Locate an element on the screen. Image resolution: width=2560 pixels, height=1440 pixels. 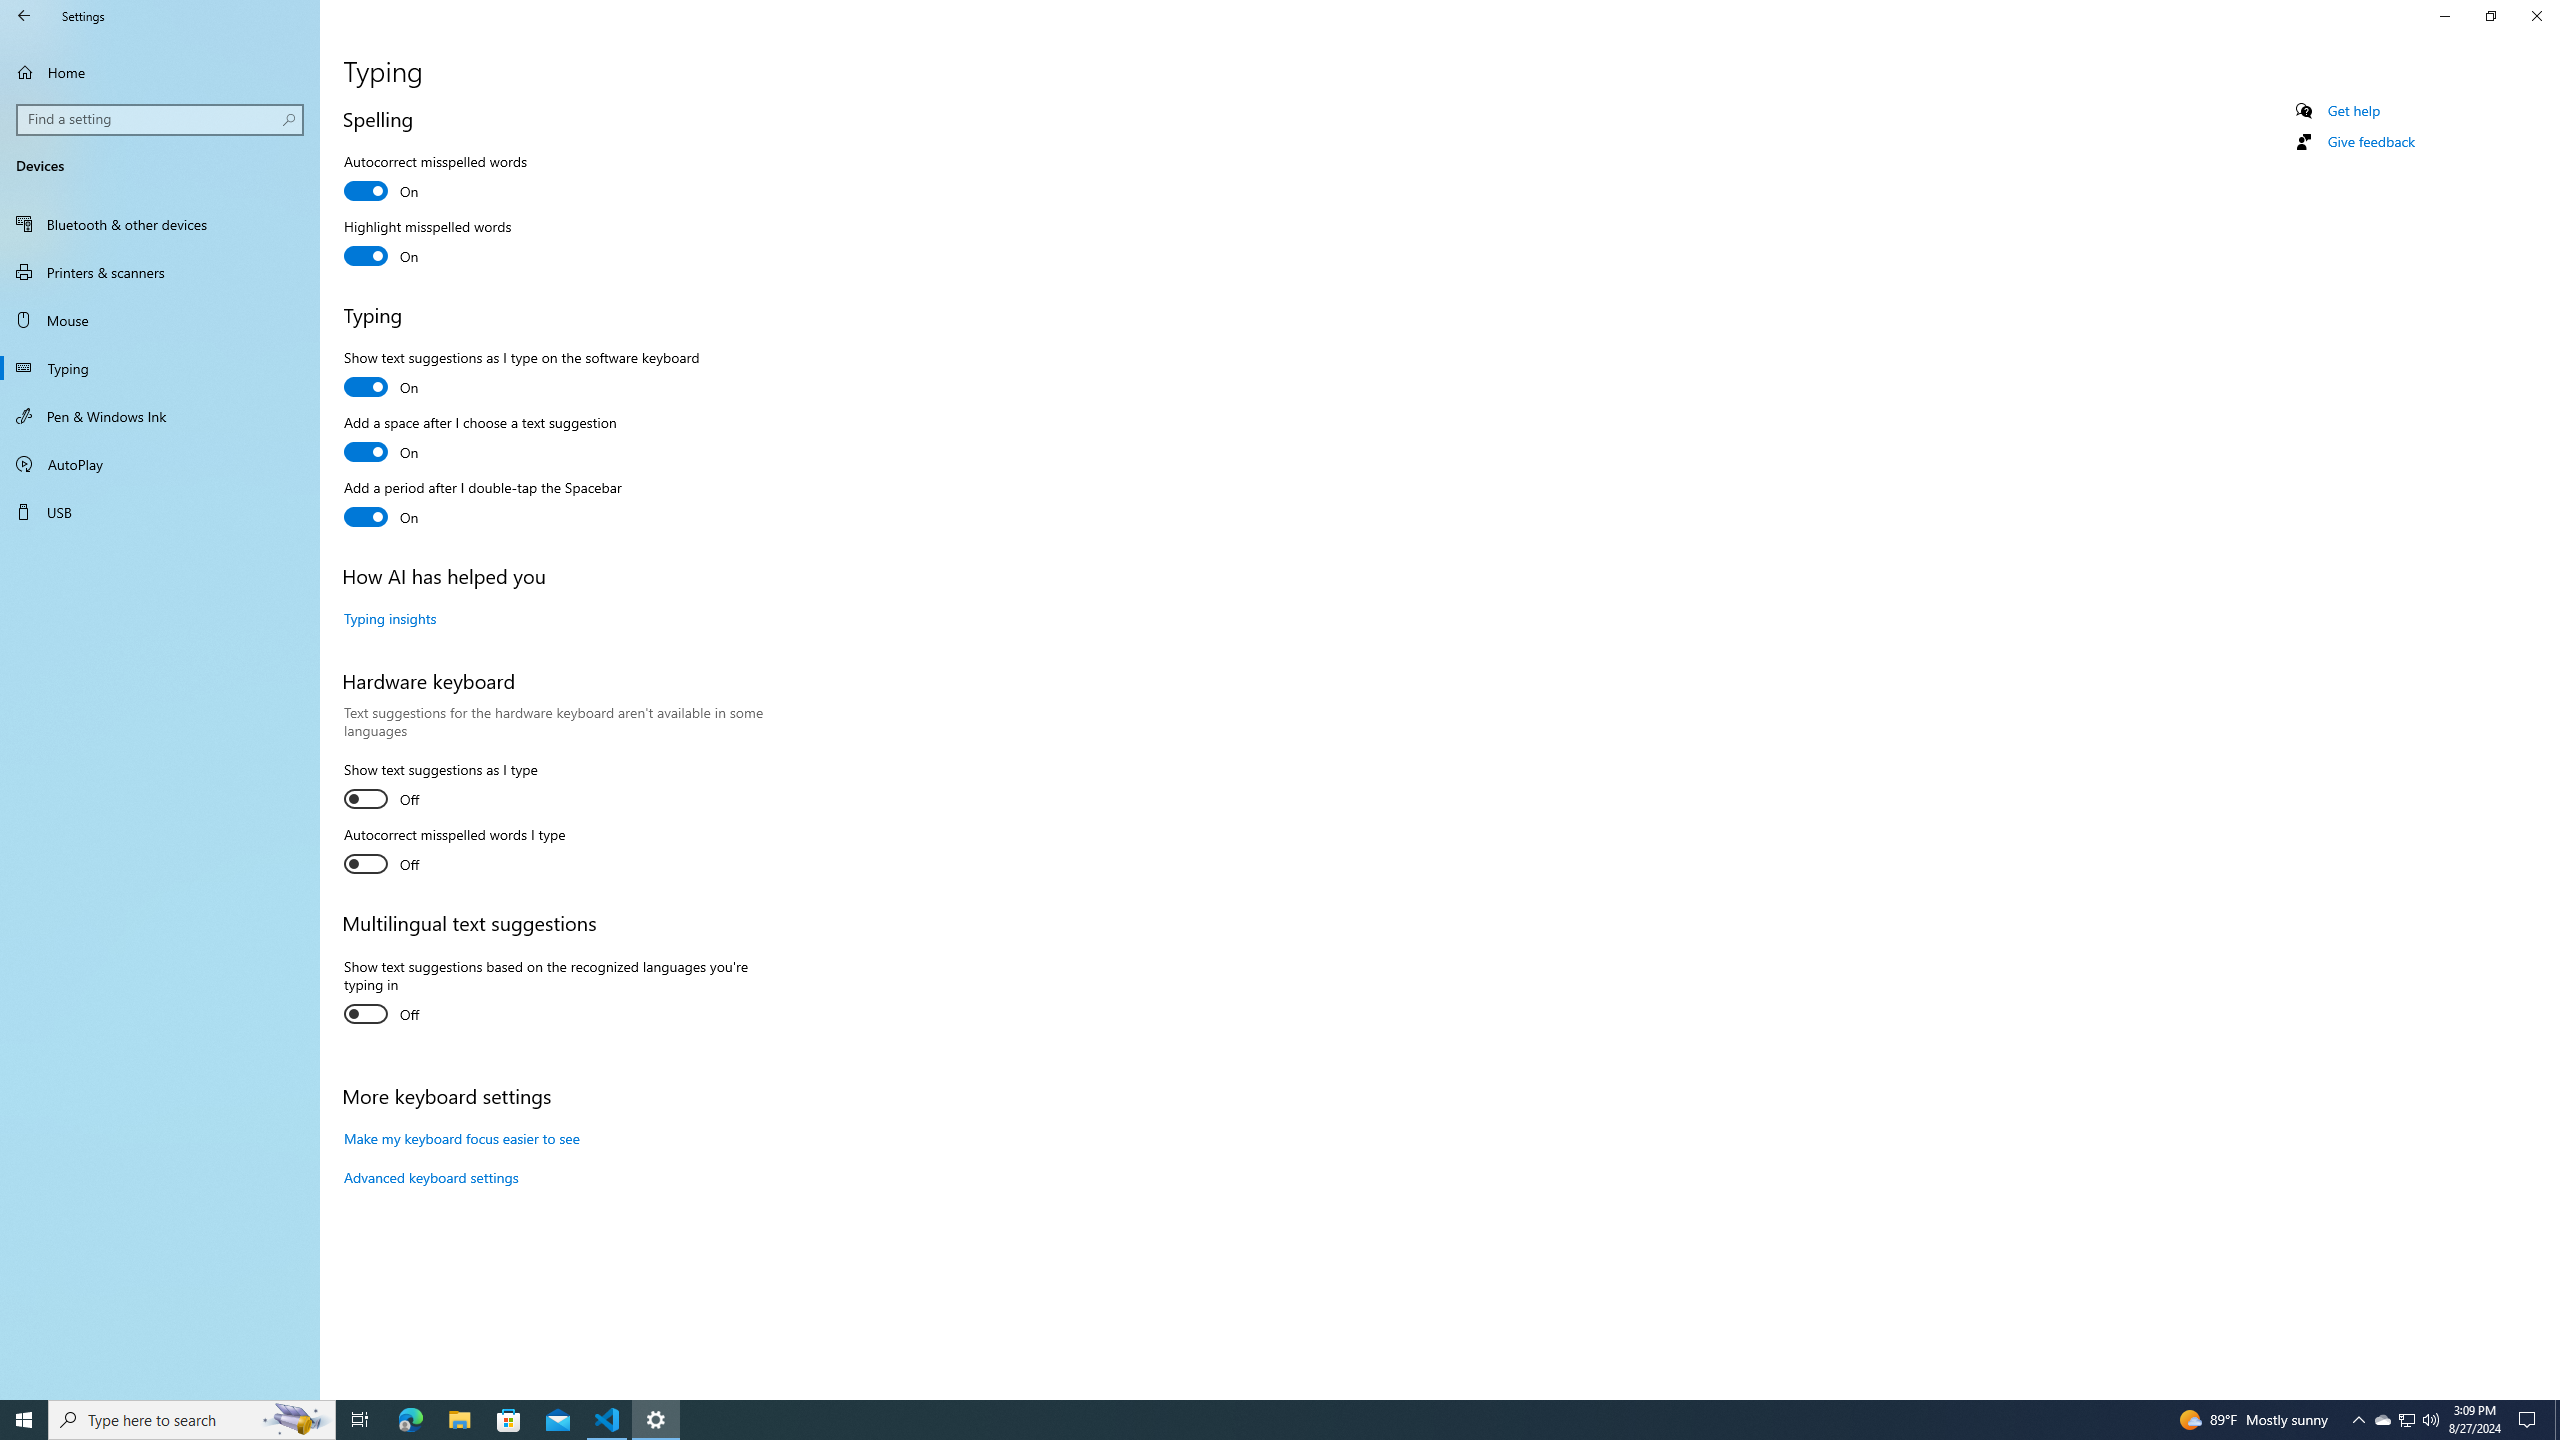
'Mouse' is located at coordinates (159, 319).